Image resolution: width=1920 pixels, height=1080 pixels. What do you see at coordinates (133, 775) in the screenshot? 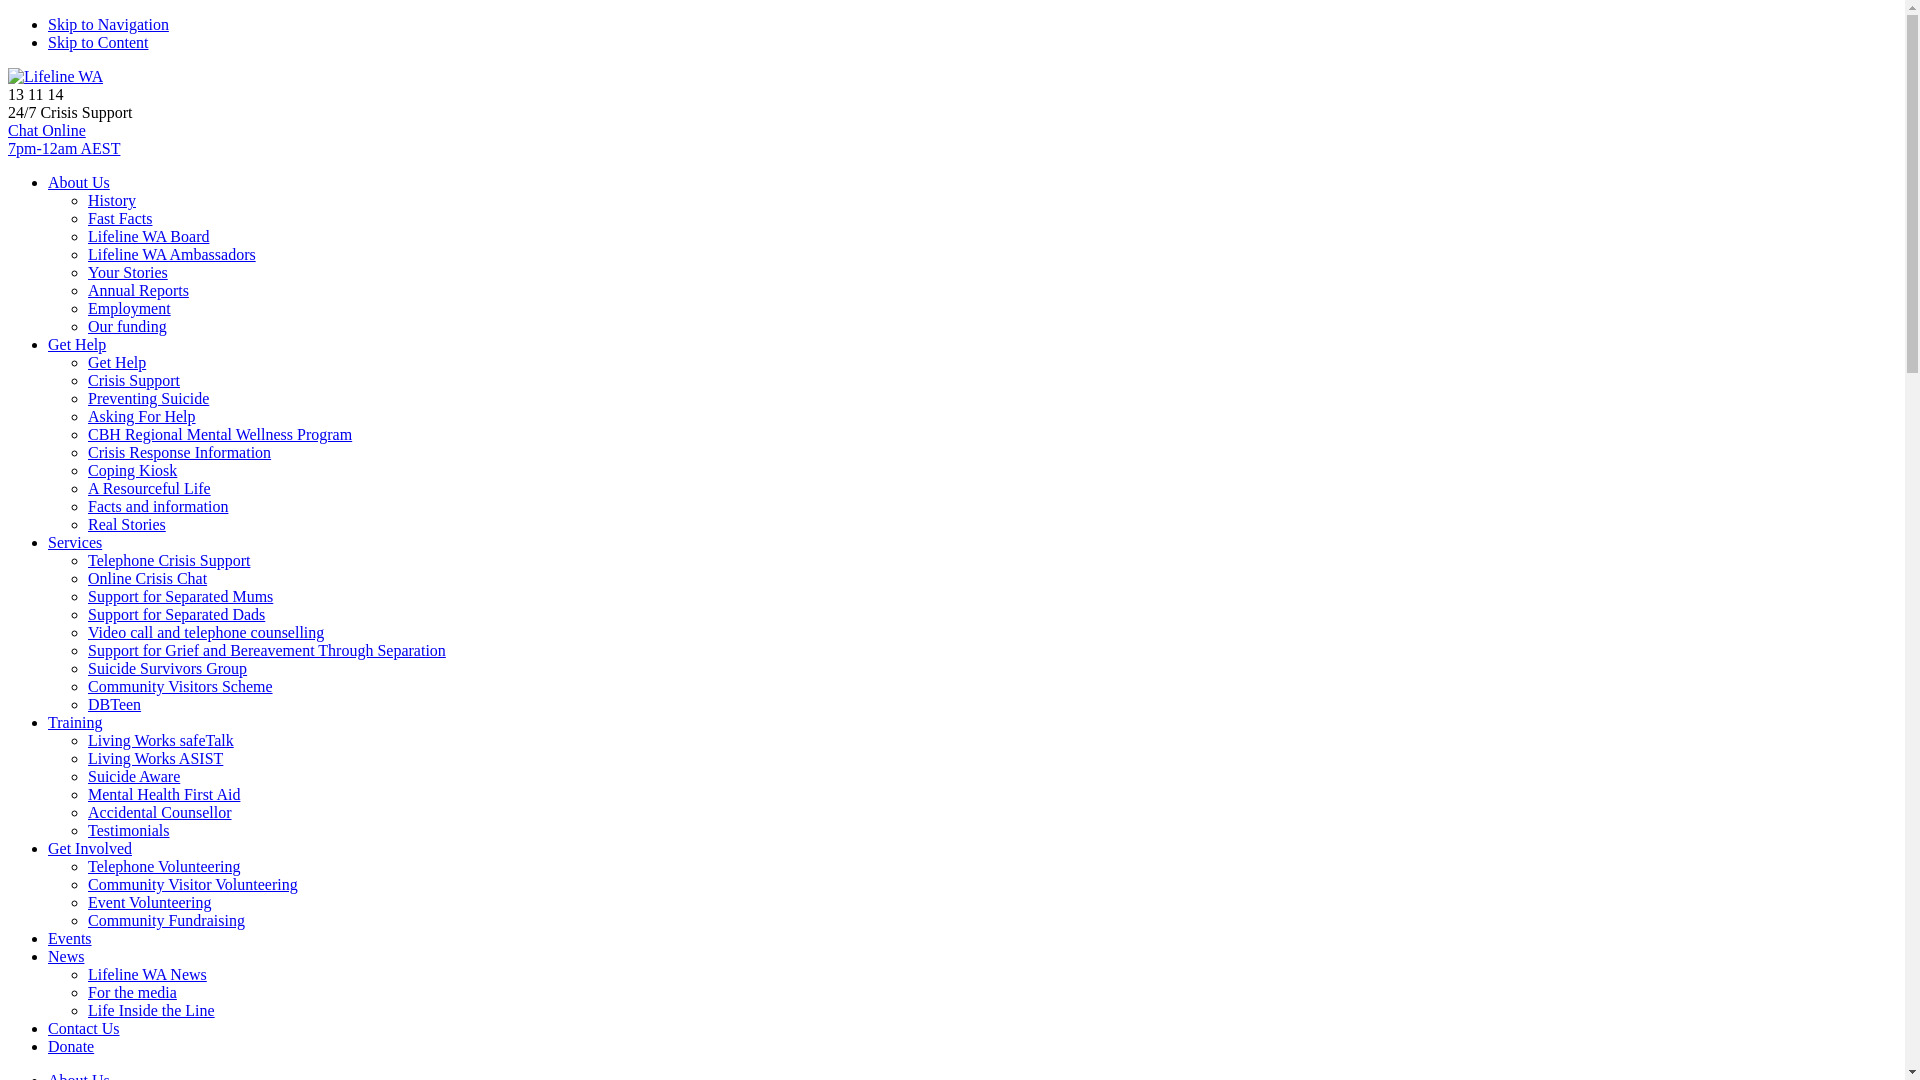
I see `'Suicide Aware'` at bounding box center [133, 775].